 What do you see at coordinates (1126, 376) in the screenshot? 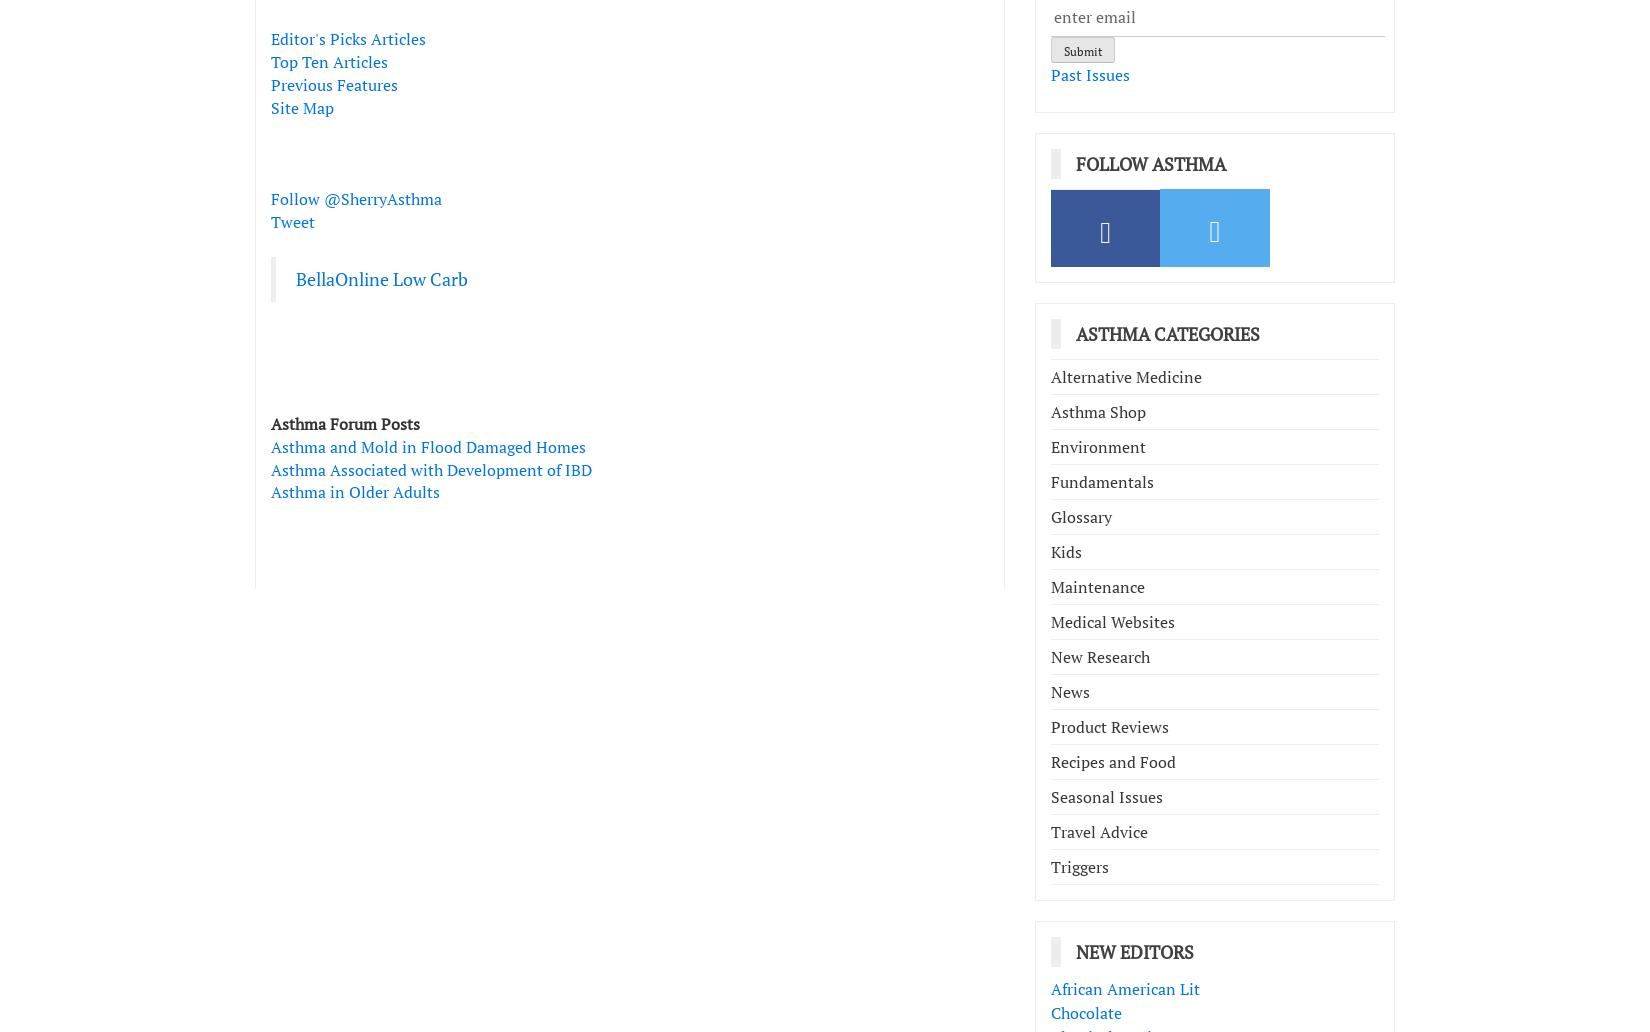
I see `'Alternative Medicine'` at bounding box center [1126, 376].